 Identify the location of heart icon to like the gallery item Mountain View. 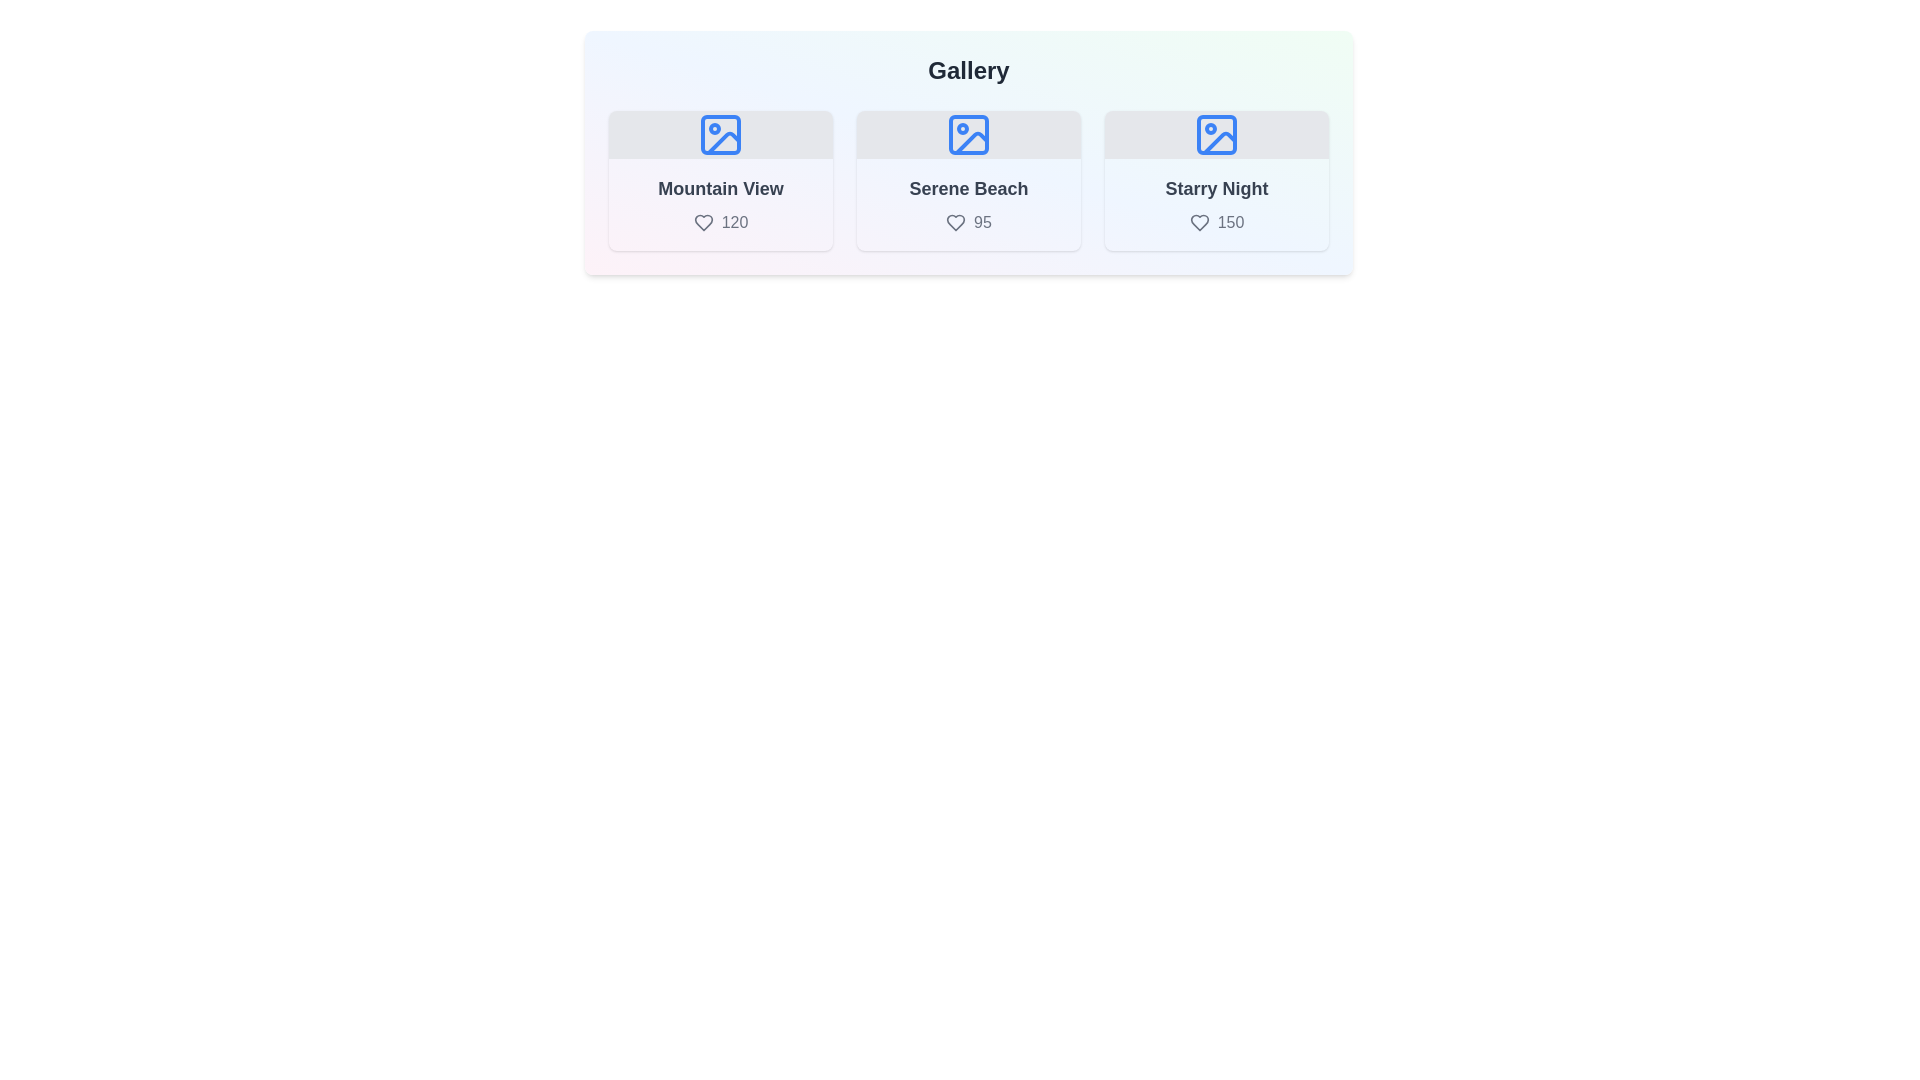
(703, 223).